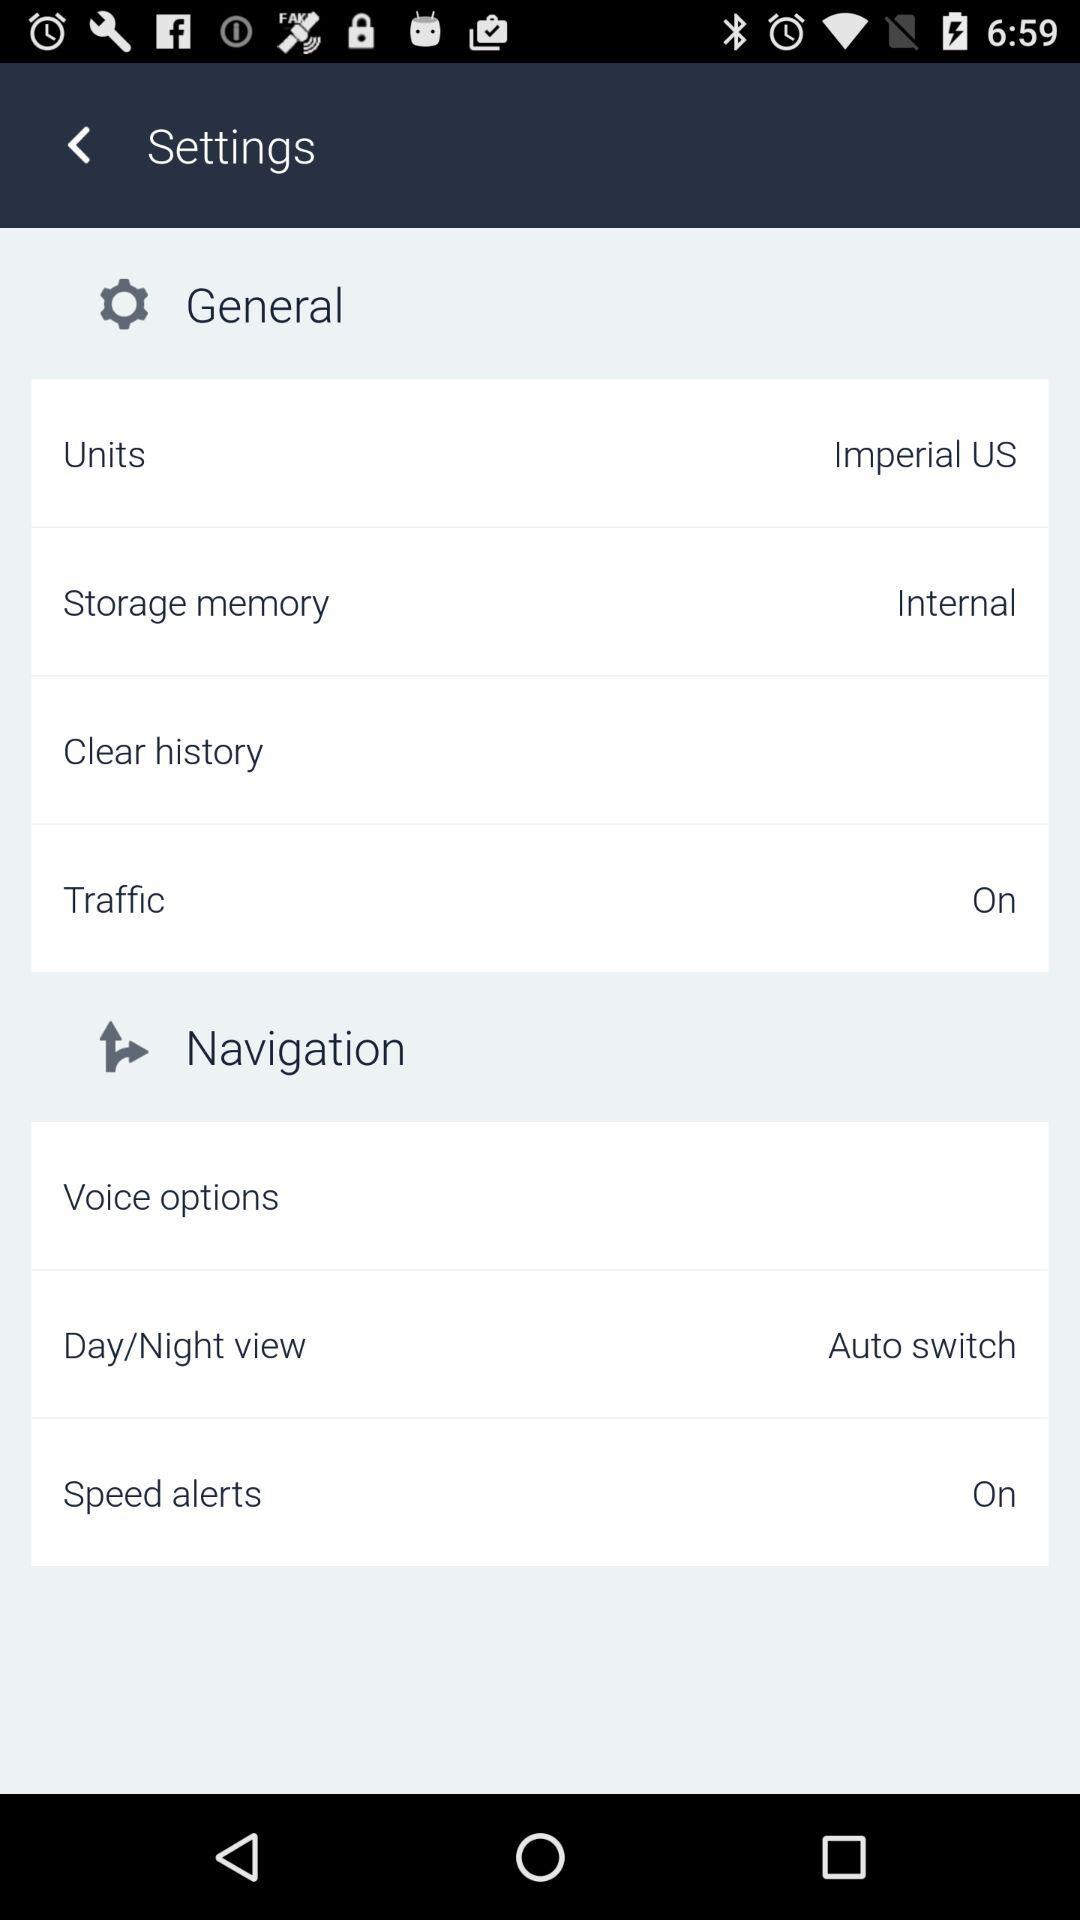 The image size is (1080, 1920). Describe the element at coordinates (77, 154) in the screenshot. I see `the arrow_backward icon` at that location.